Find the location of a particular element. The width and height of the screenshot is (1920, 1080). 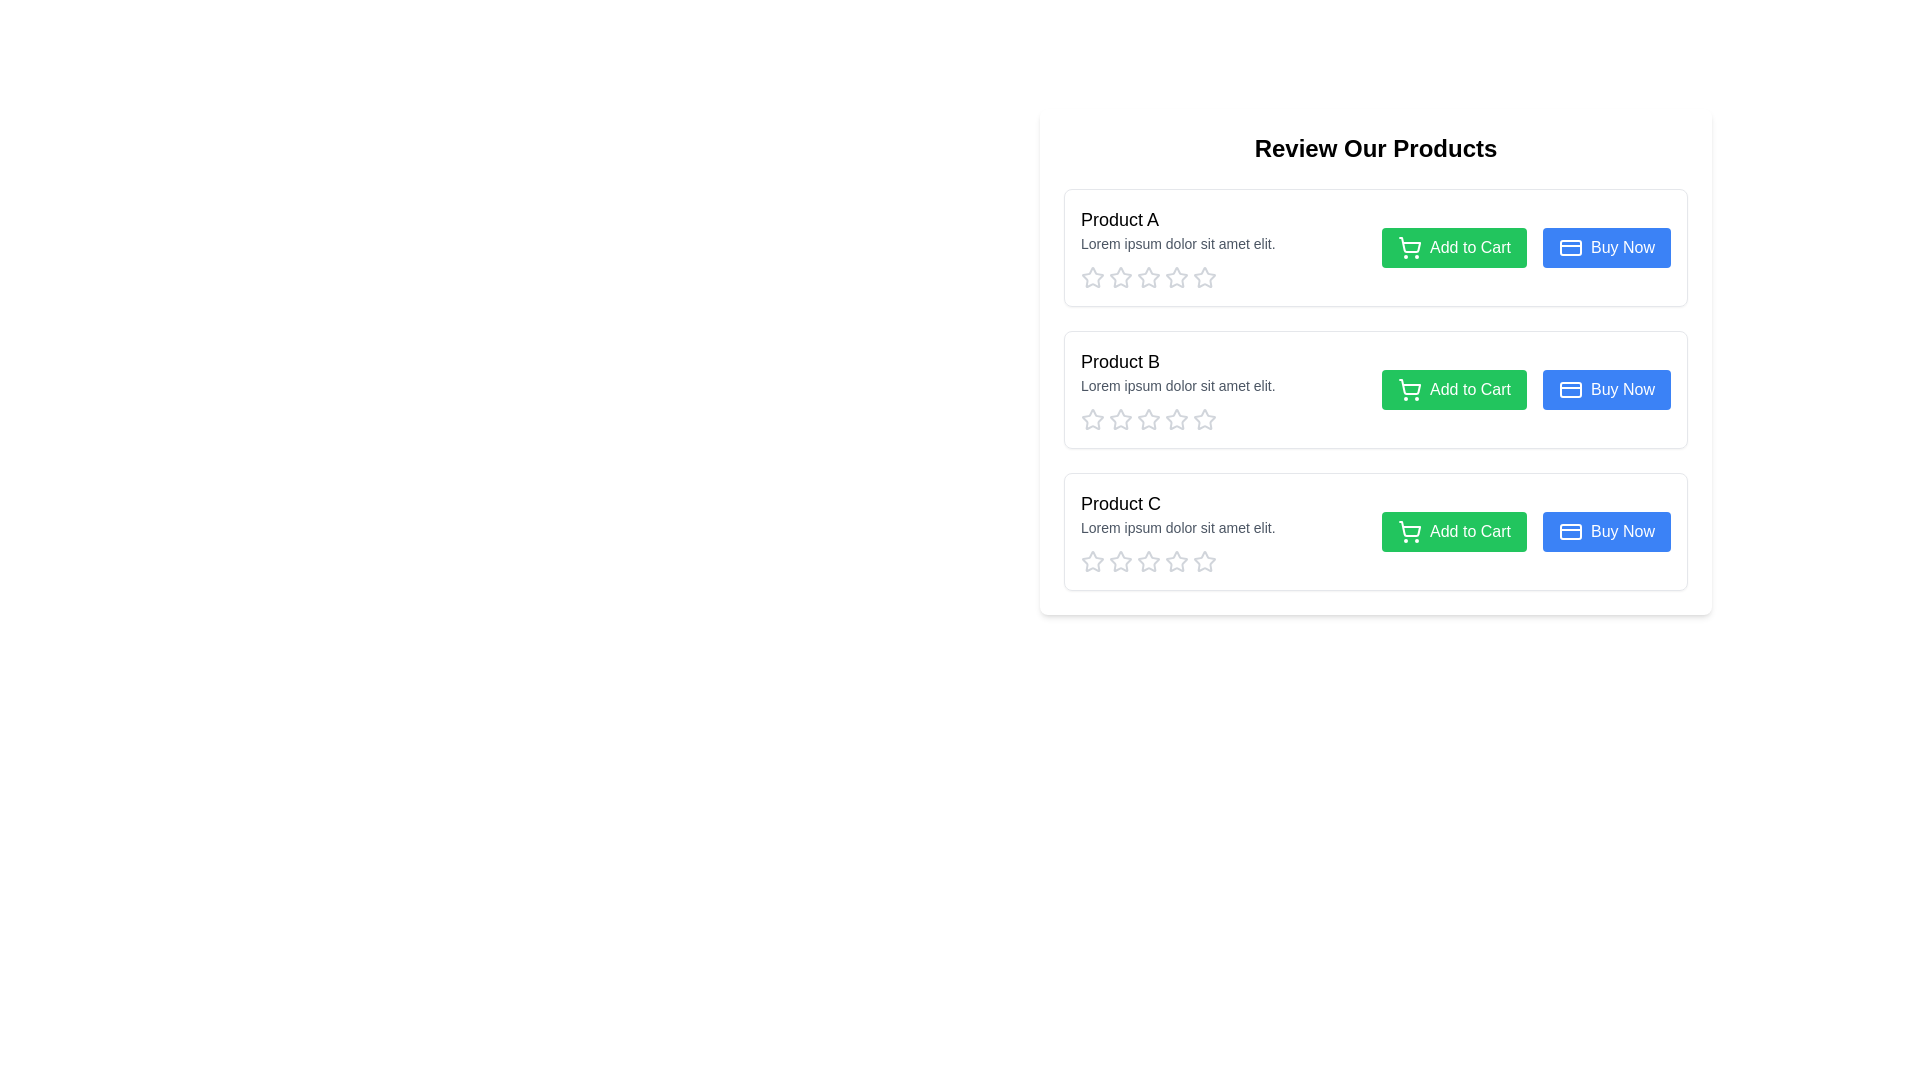

the decorative icon representing a credit card or payment feature located to the right of the 'Buy Now' button in the first row of the product list is located at coordinates (1569, 246).